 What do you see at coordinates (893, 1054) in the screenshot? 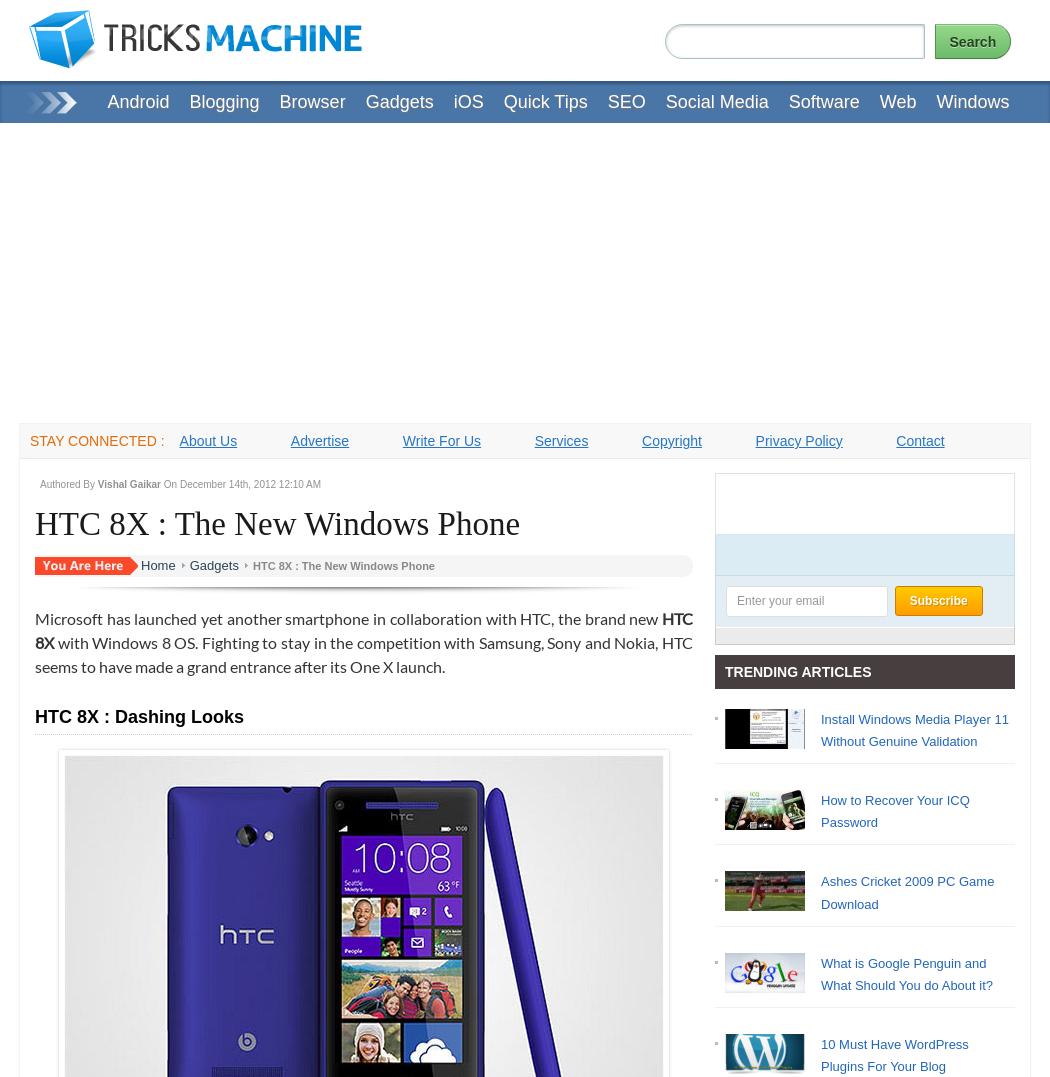
I see `'10 Must Have WordPress Plugins For Your Blog'` at bounding box center [893, 1054].